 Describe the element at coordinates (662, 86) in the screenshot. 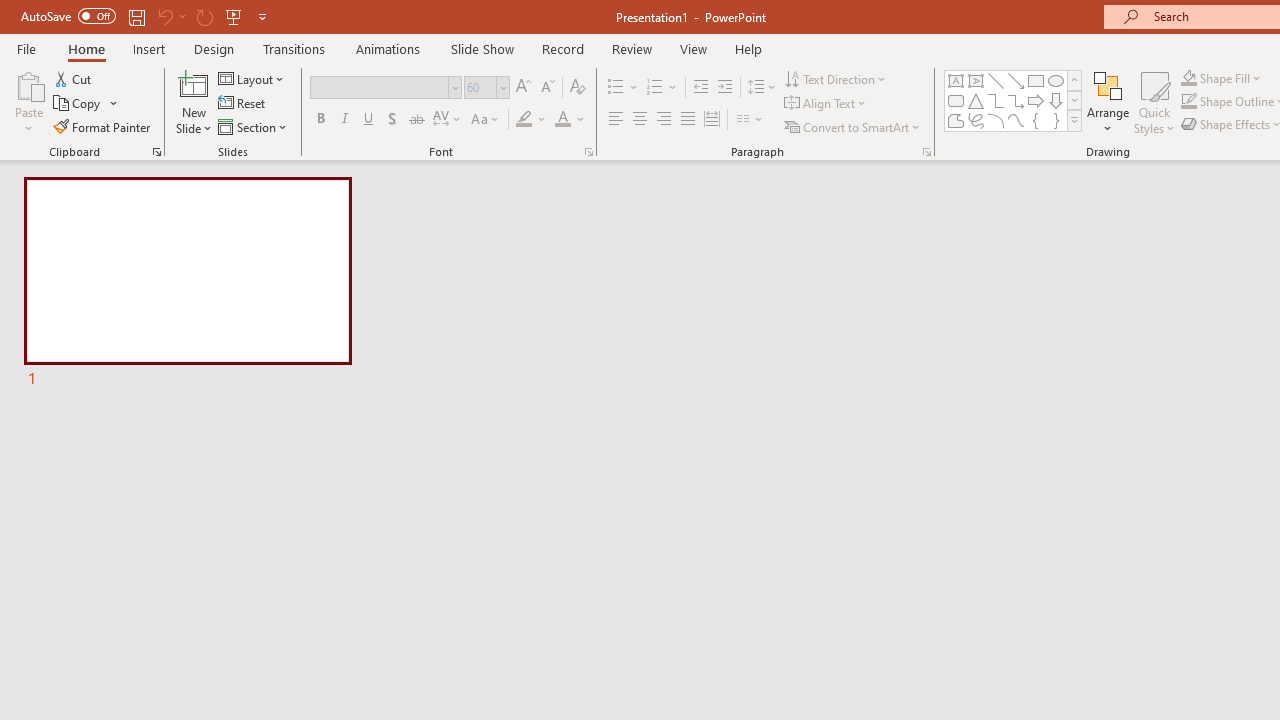

I see `'Numbering'` at that location.